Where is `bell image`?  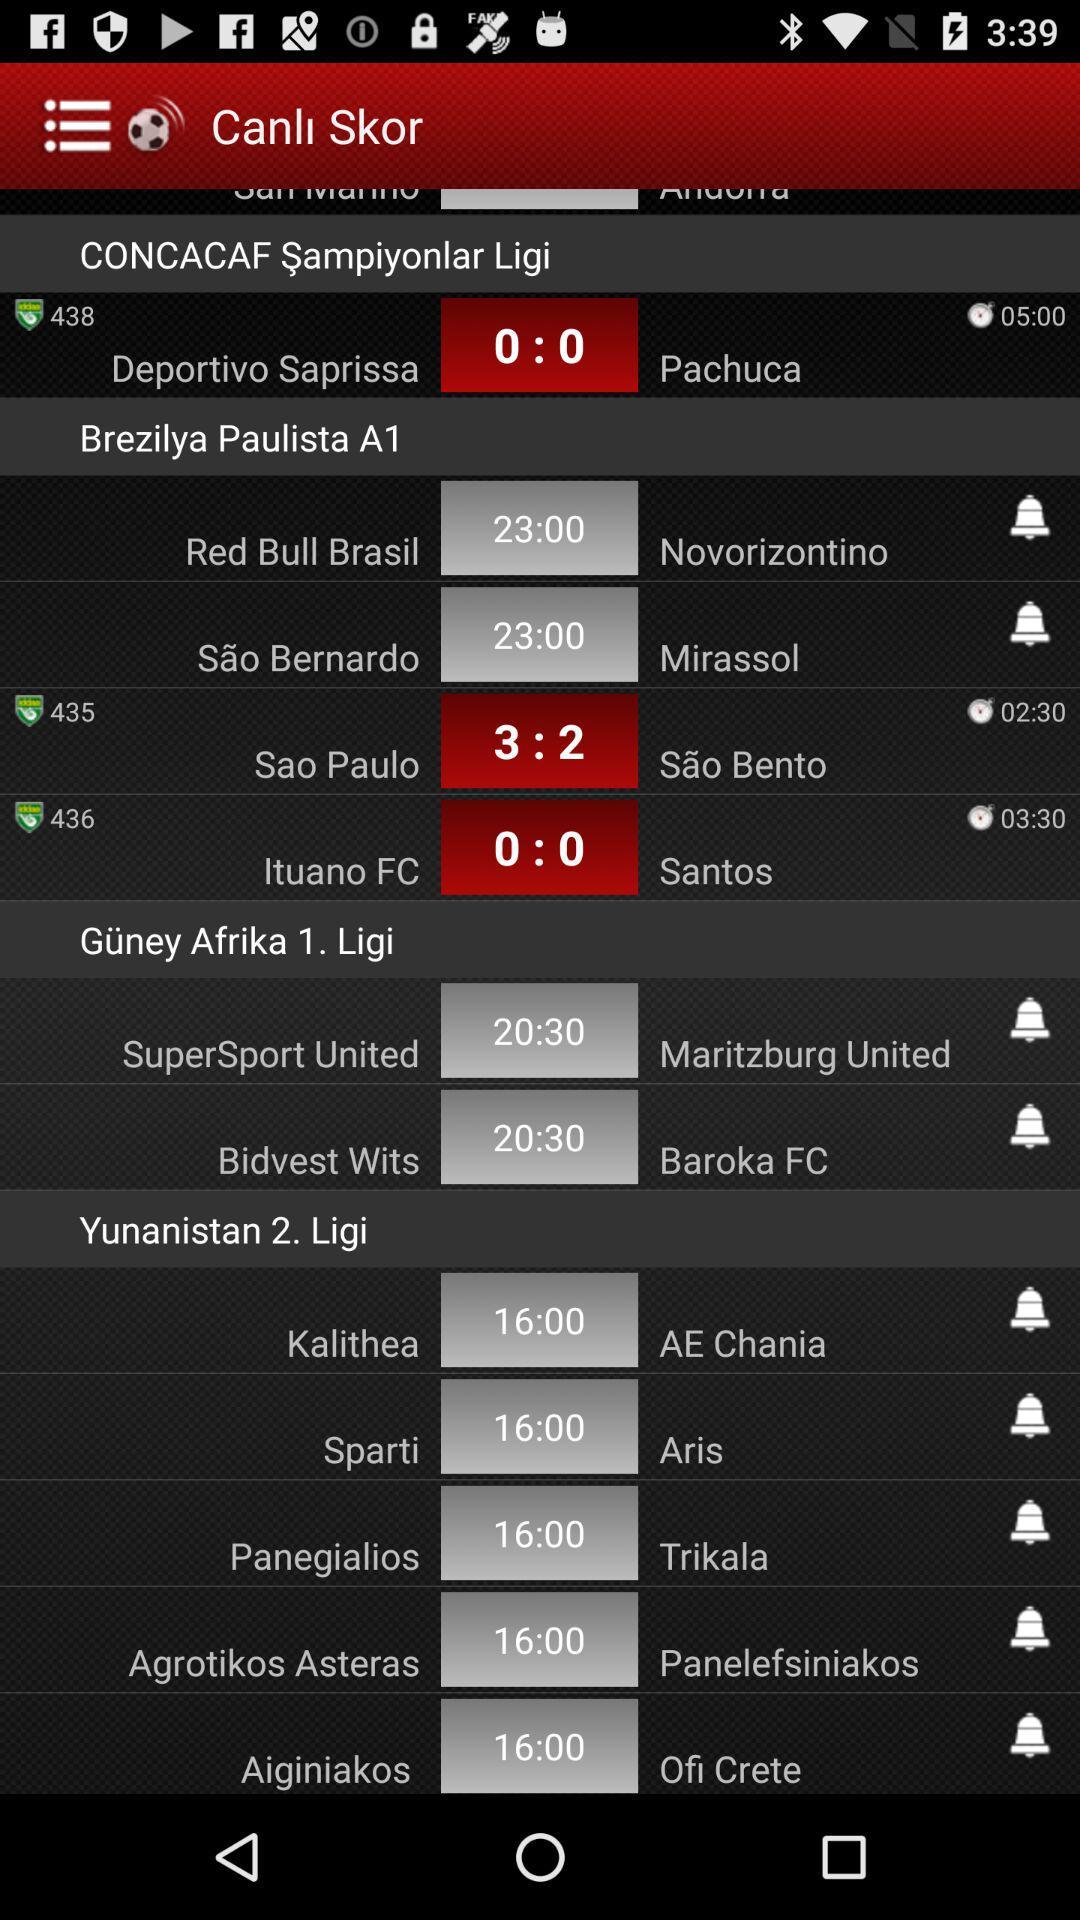
bell image is located at coordinates (1029, 1309).